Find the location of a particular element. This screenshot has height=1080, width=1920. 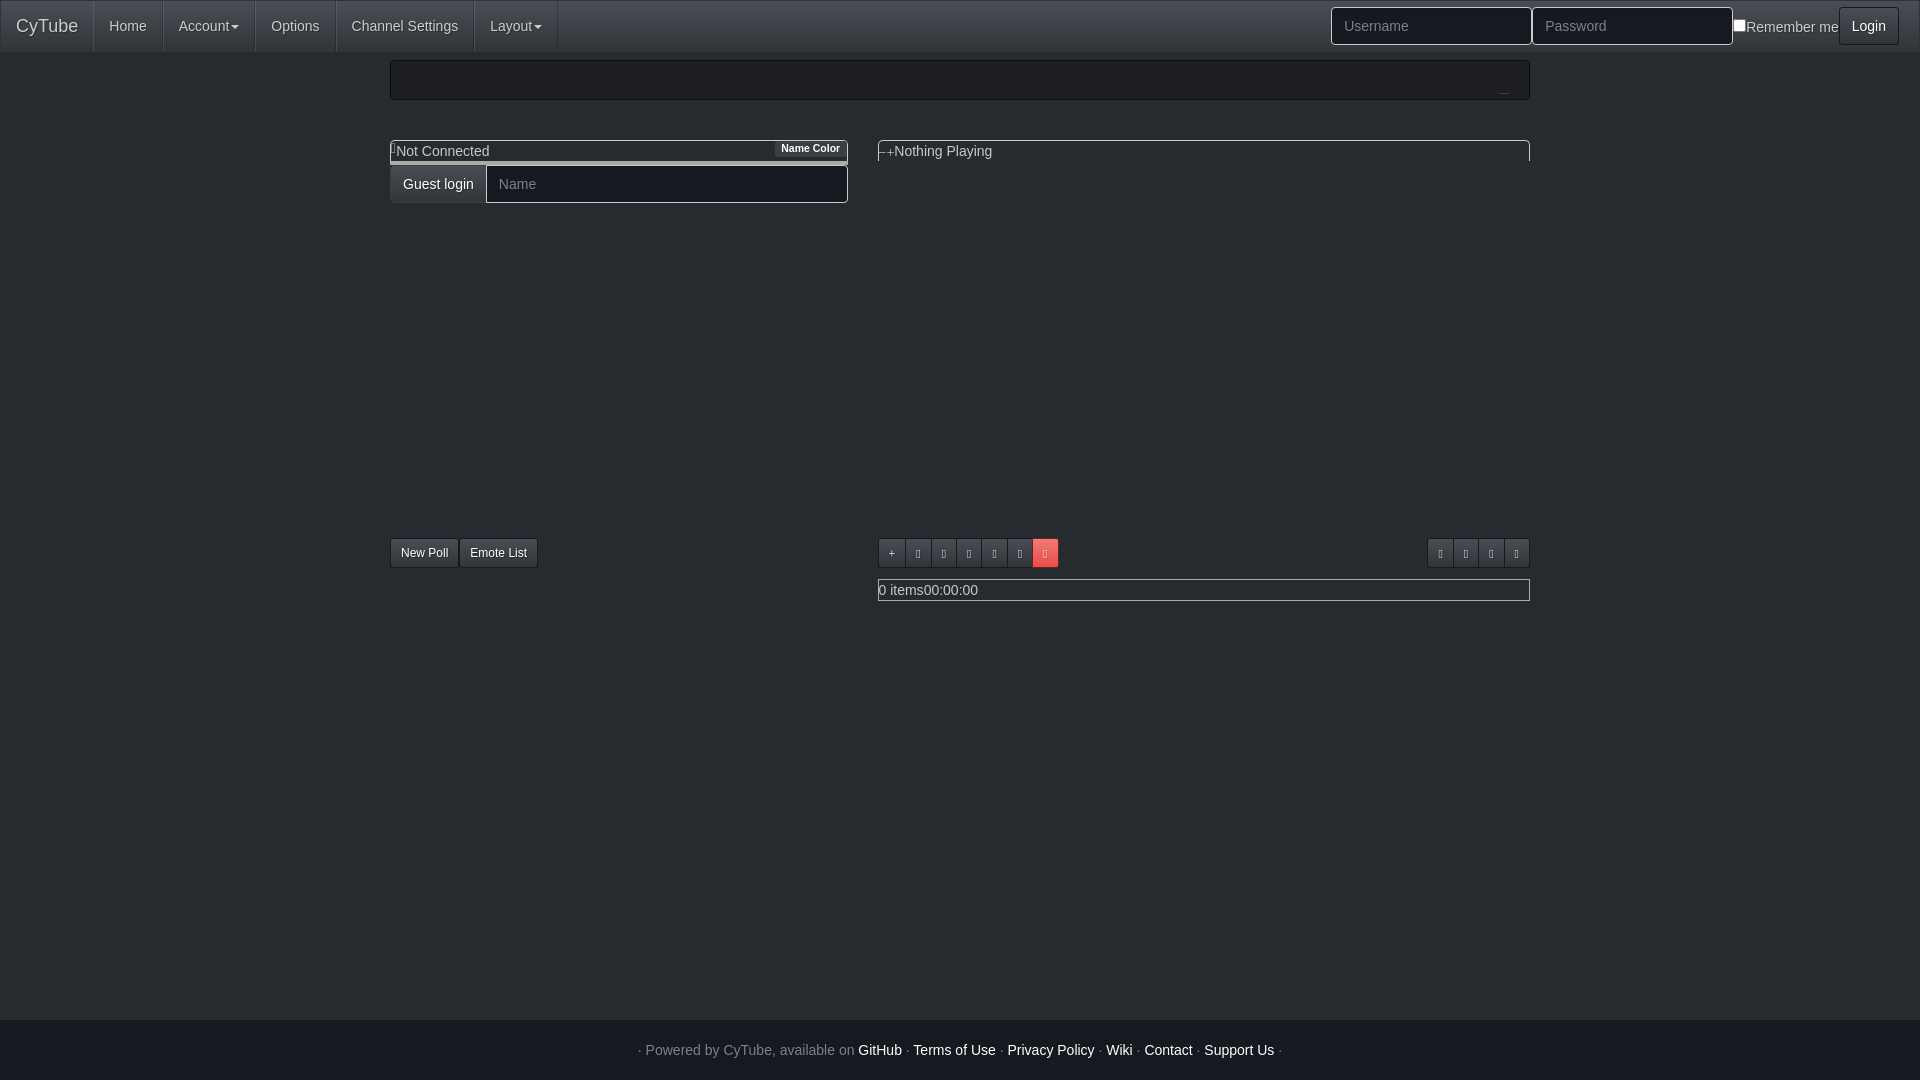

'Support Us' is located at coordinates (1237, 1048).